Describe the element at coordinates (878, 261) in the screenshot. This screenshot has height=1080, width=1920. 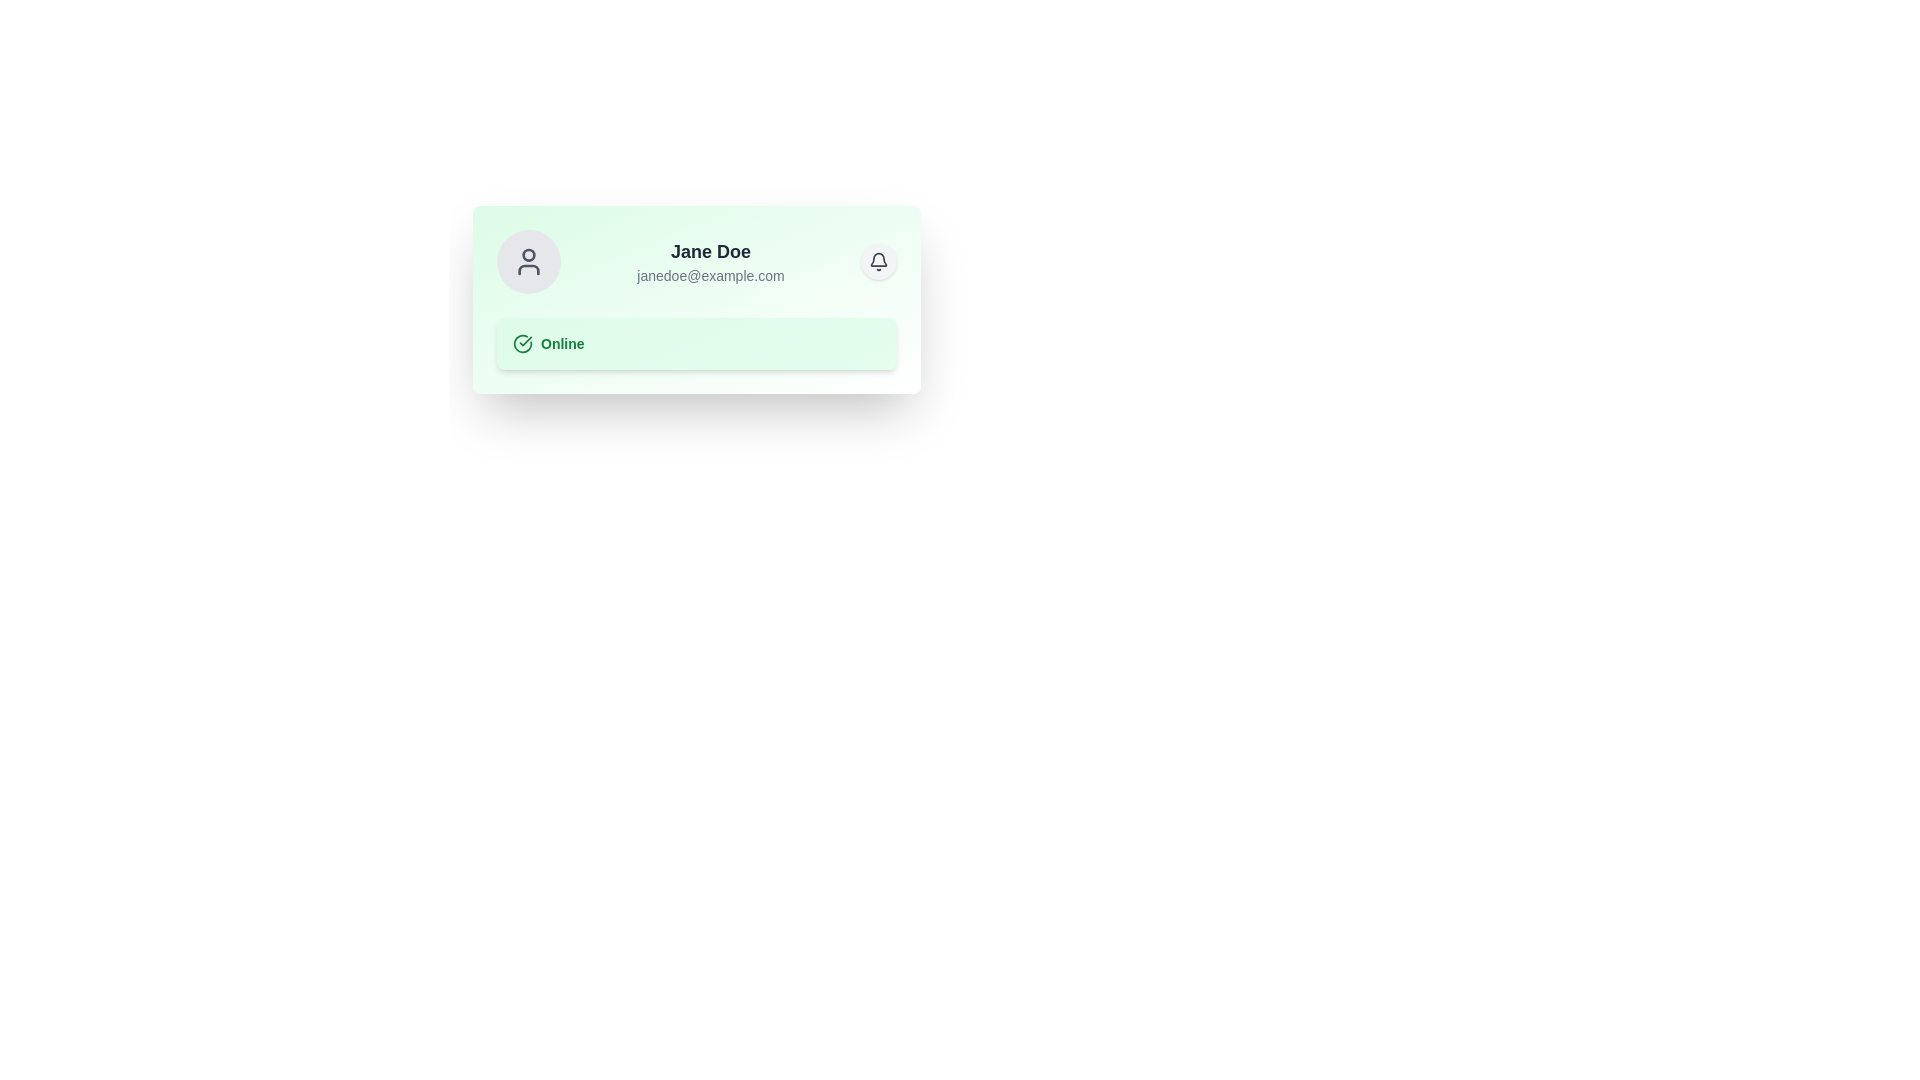
I see `the bell icon located in the top-right area of the user profile card` at that location.